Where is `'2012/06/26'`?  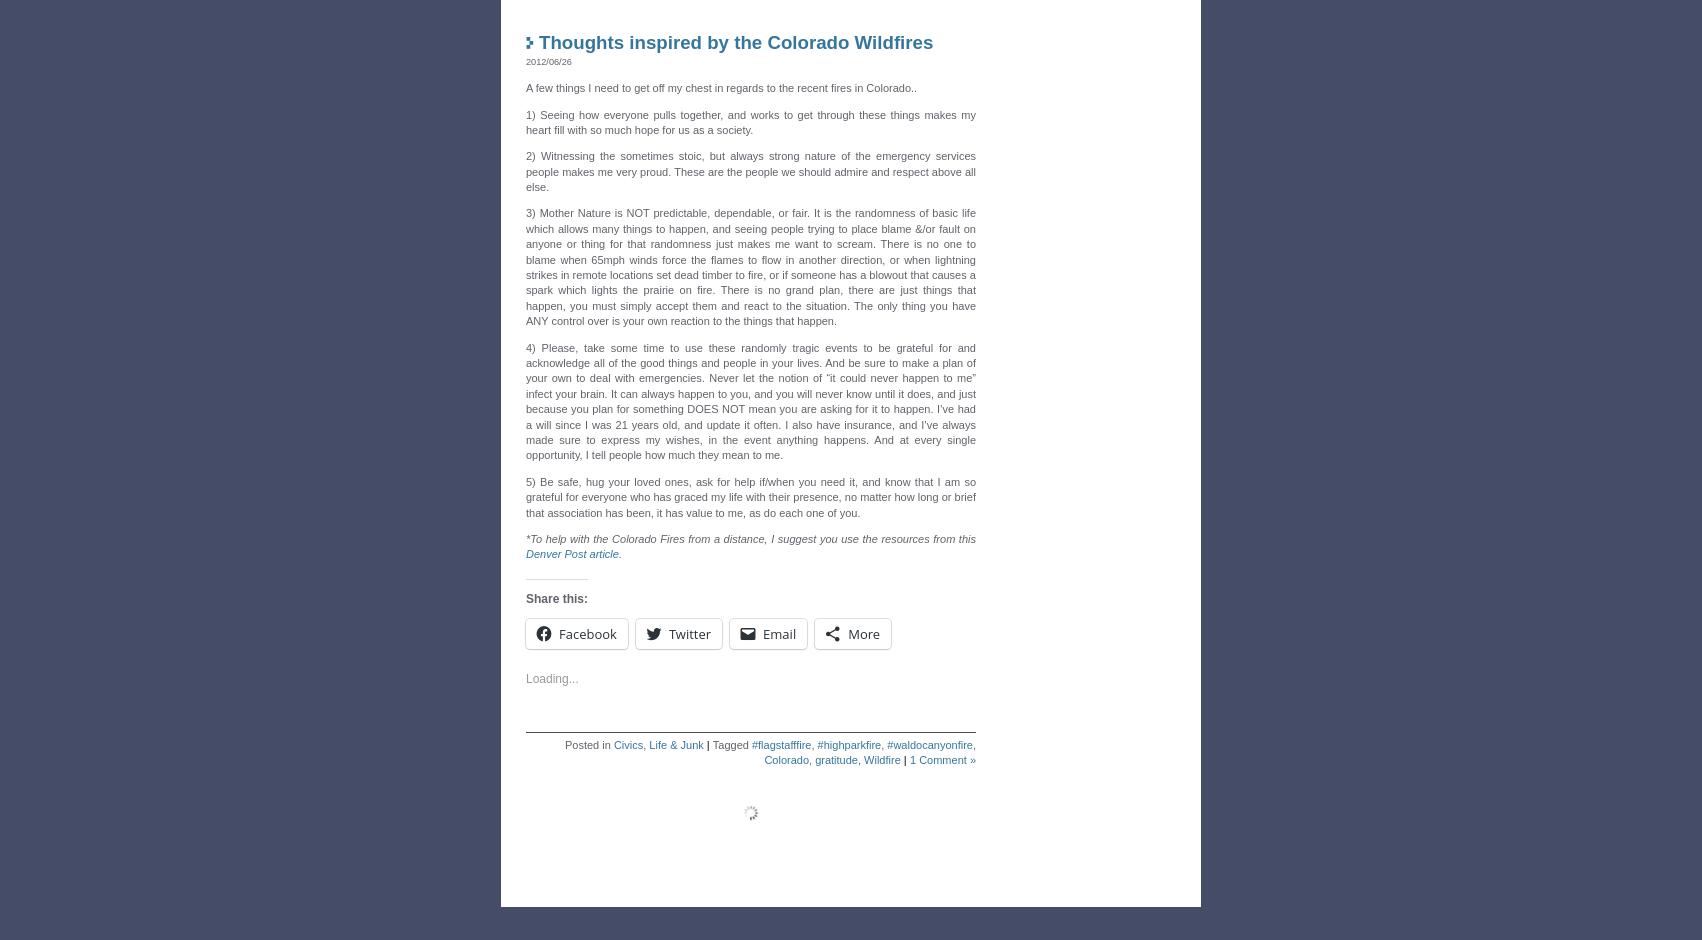
'2012/06/26' is located at coordinates (524, 55).